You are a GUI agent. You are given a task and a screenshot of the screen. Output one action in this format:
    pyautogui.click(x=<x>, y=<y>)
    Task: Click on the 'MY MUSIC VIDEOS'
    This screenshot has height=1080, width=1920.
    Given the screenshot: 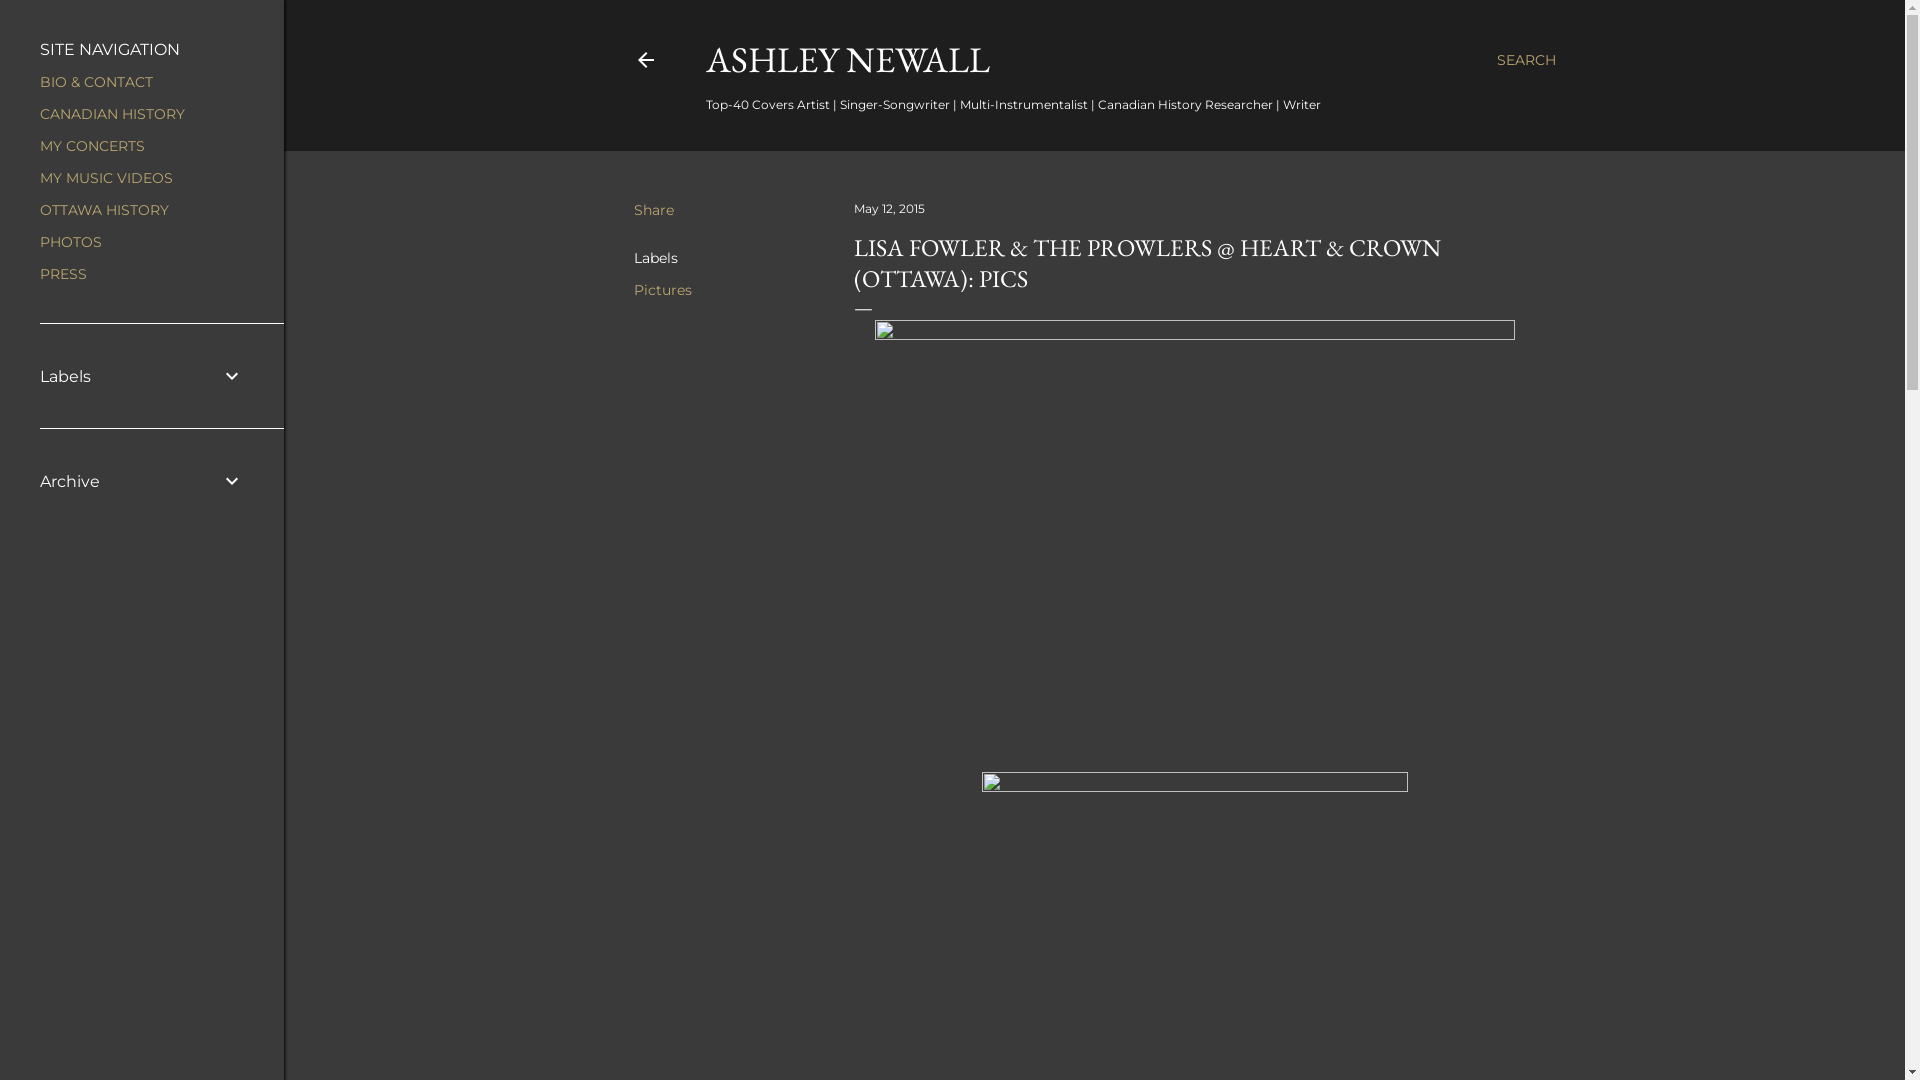 What is the action you would take?
    pyautogui.click(x=39, y=176)
    